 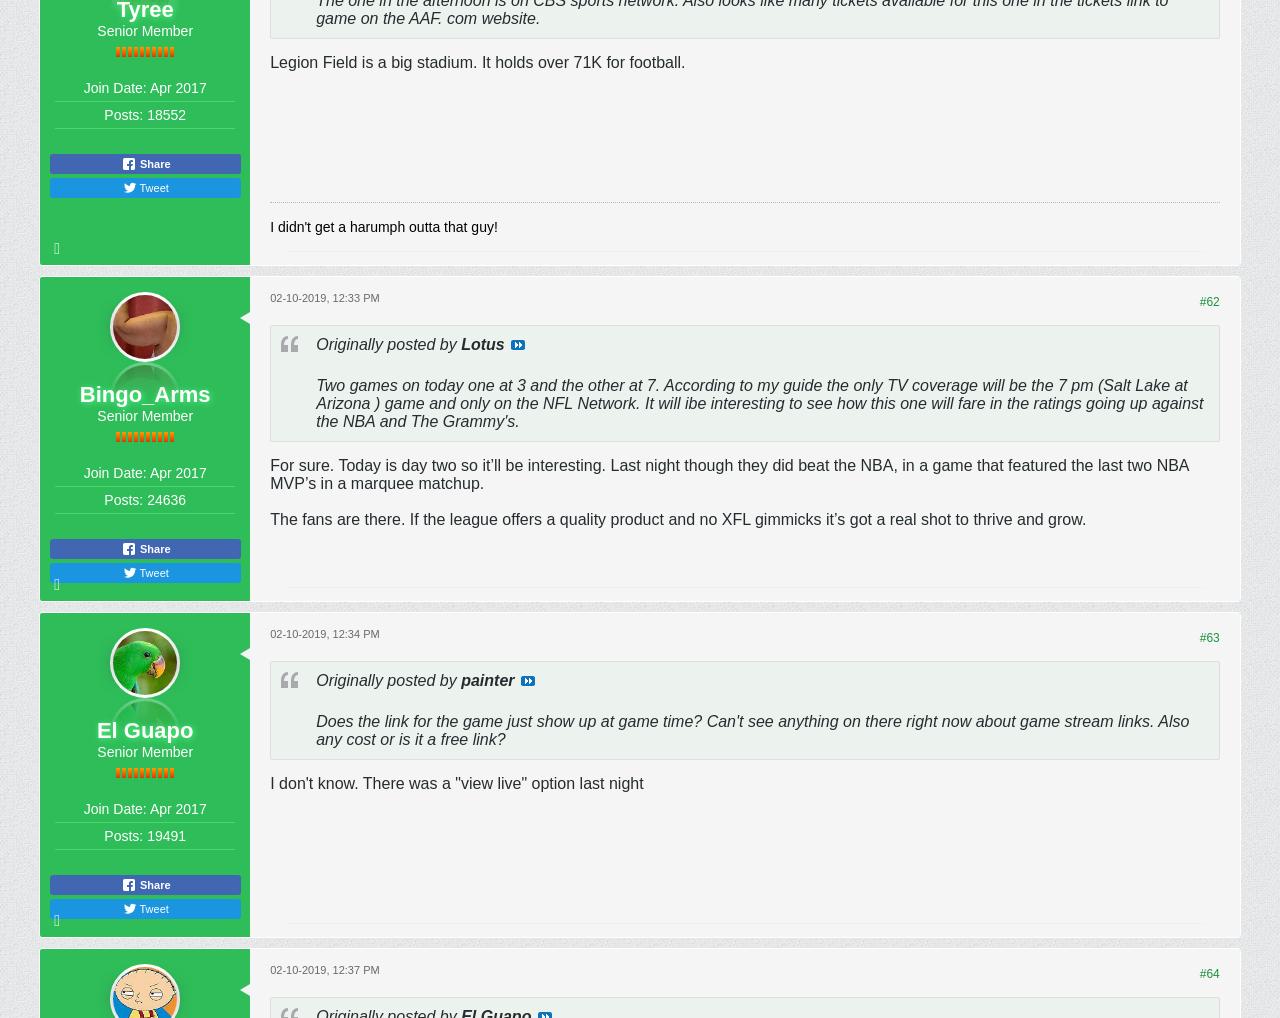 What do you see at coordinates (1207, 301) in the screenshot?
I see `'#62'` at bounding box center [1207, 301].